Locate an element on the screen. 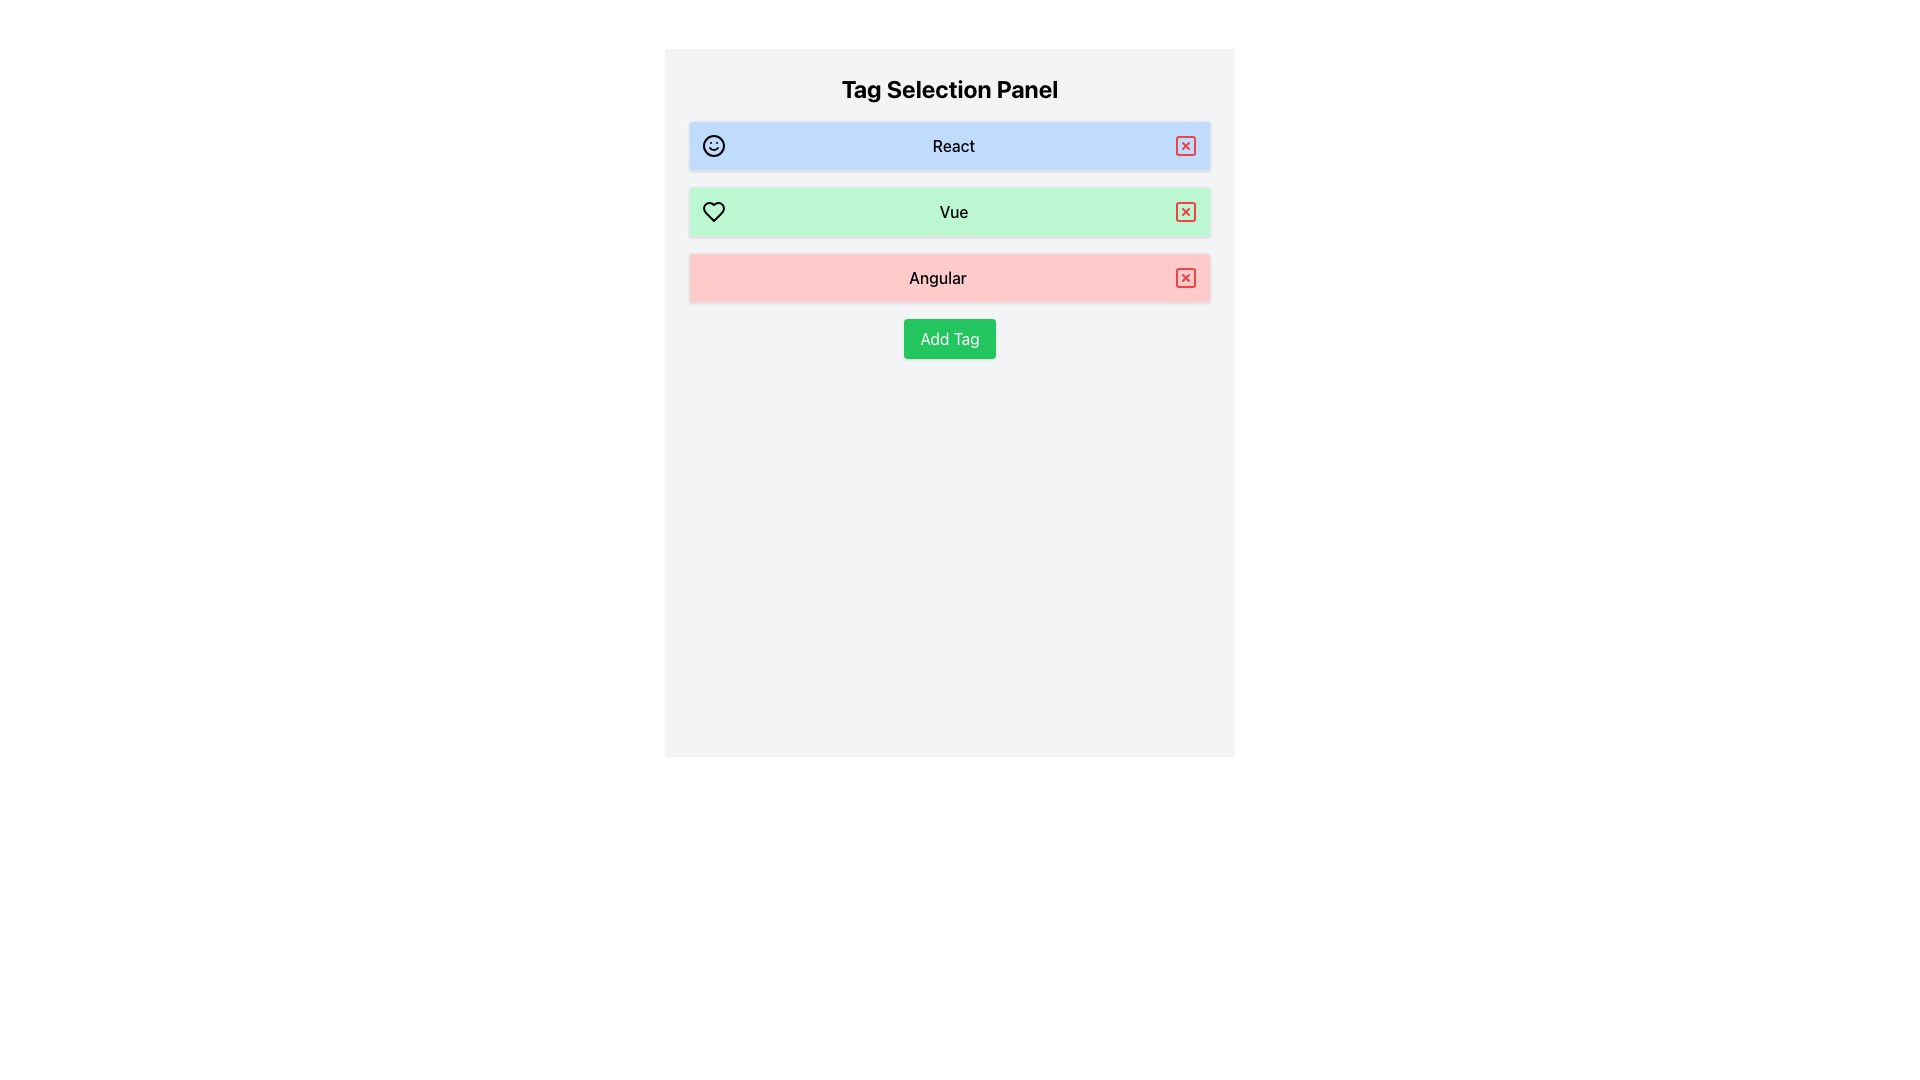  the heart icon associated with the 'Vue' tag item, located in the second row of the vertically stacked tag list is located at coordinates (714, 212).